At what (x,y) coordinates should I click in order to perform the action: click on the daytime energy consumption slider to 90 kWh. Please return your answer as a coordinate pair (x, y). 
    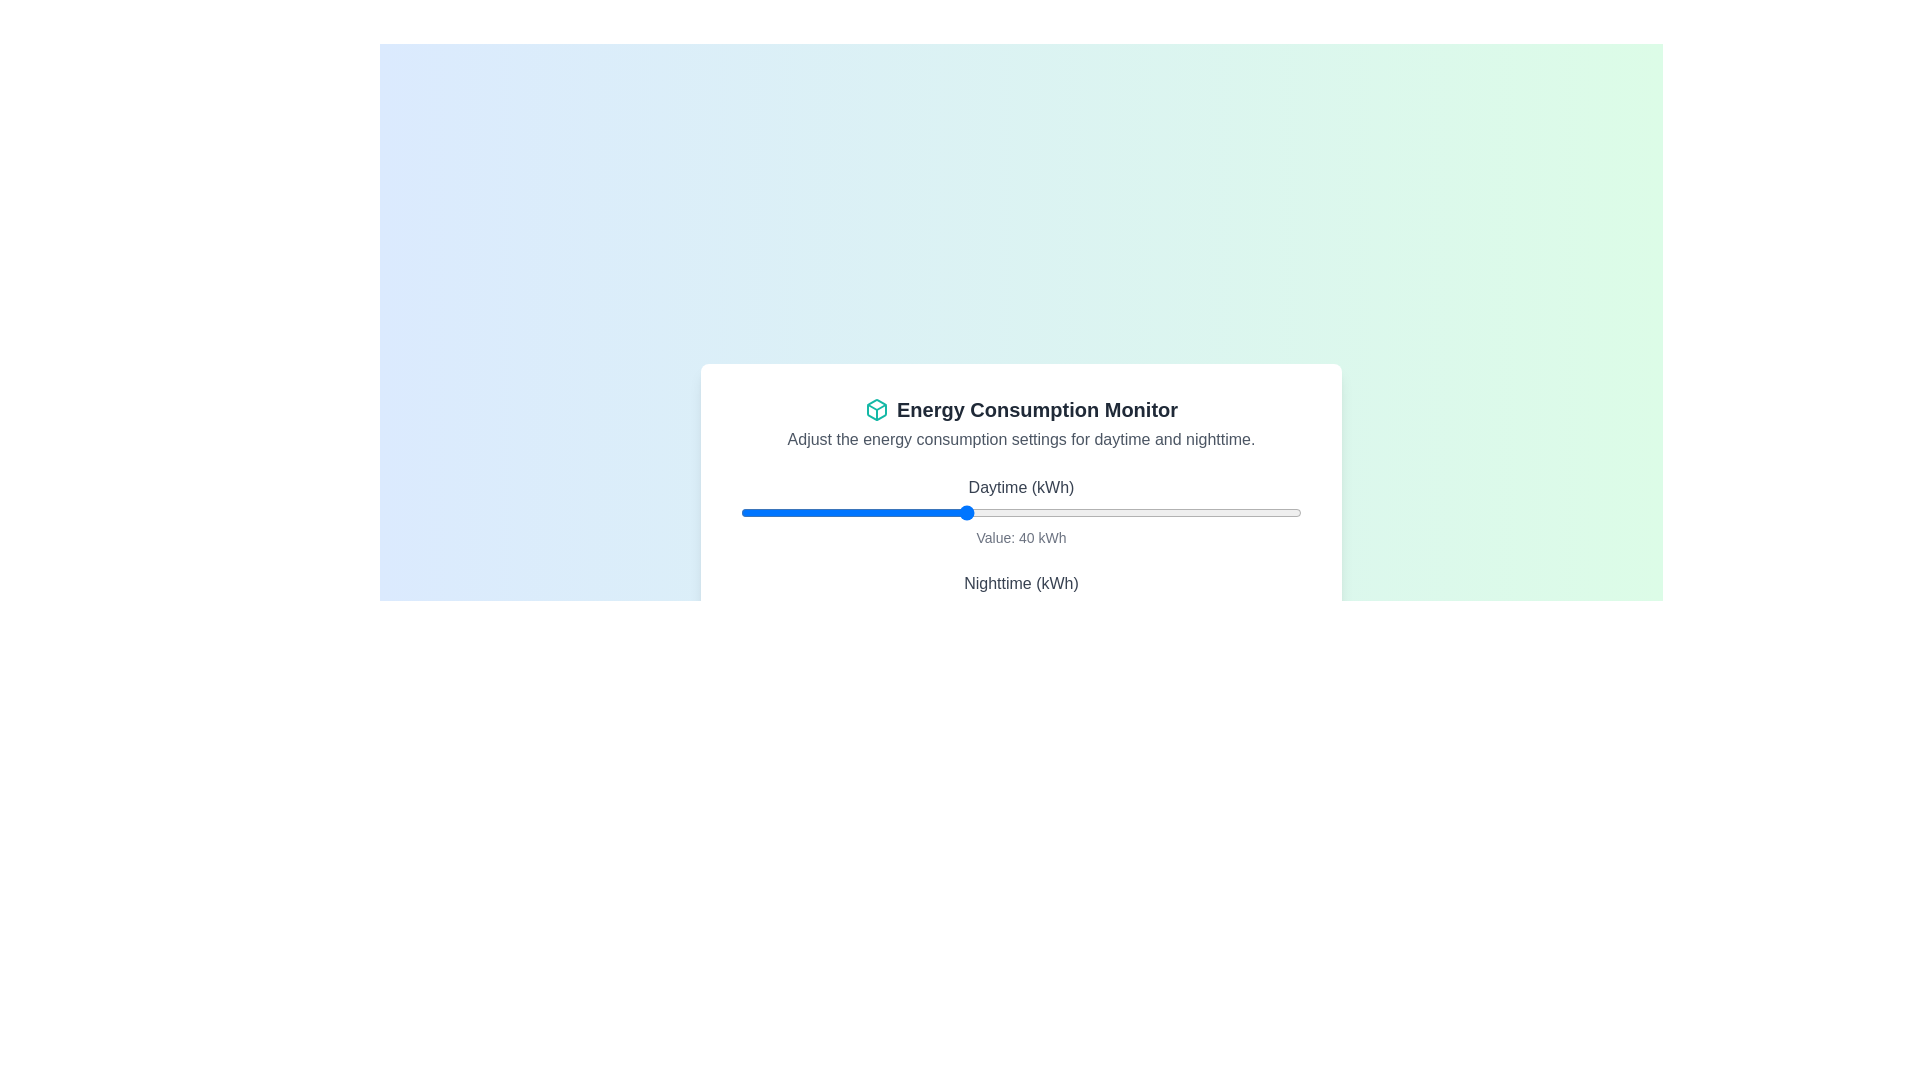
    Looking at the image, I should click on (1245, 512).